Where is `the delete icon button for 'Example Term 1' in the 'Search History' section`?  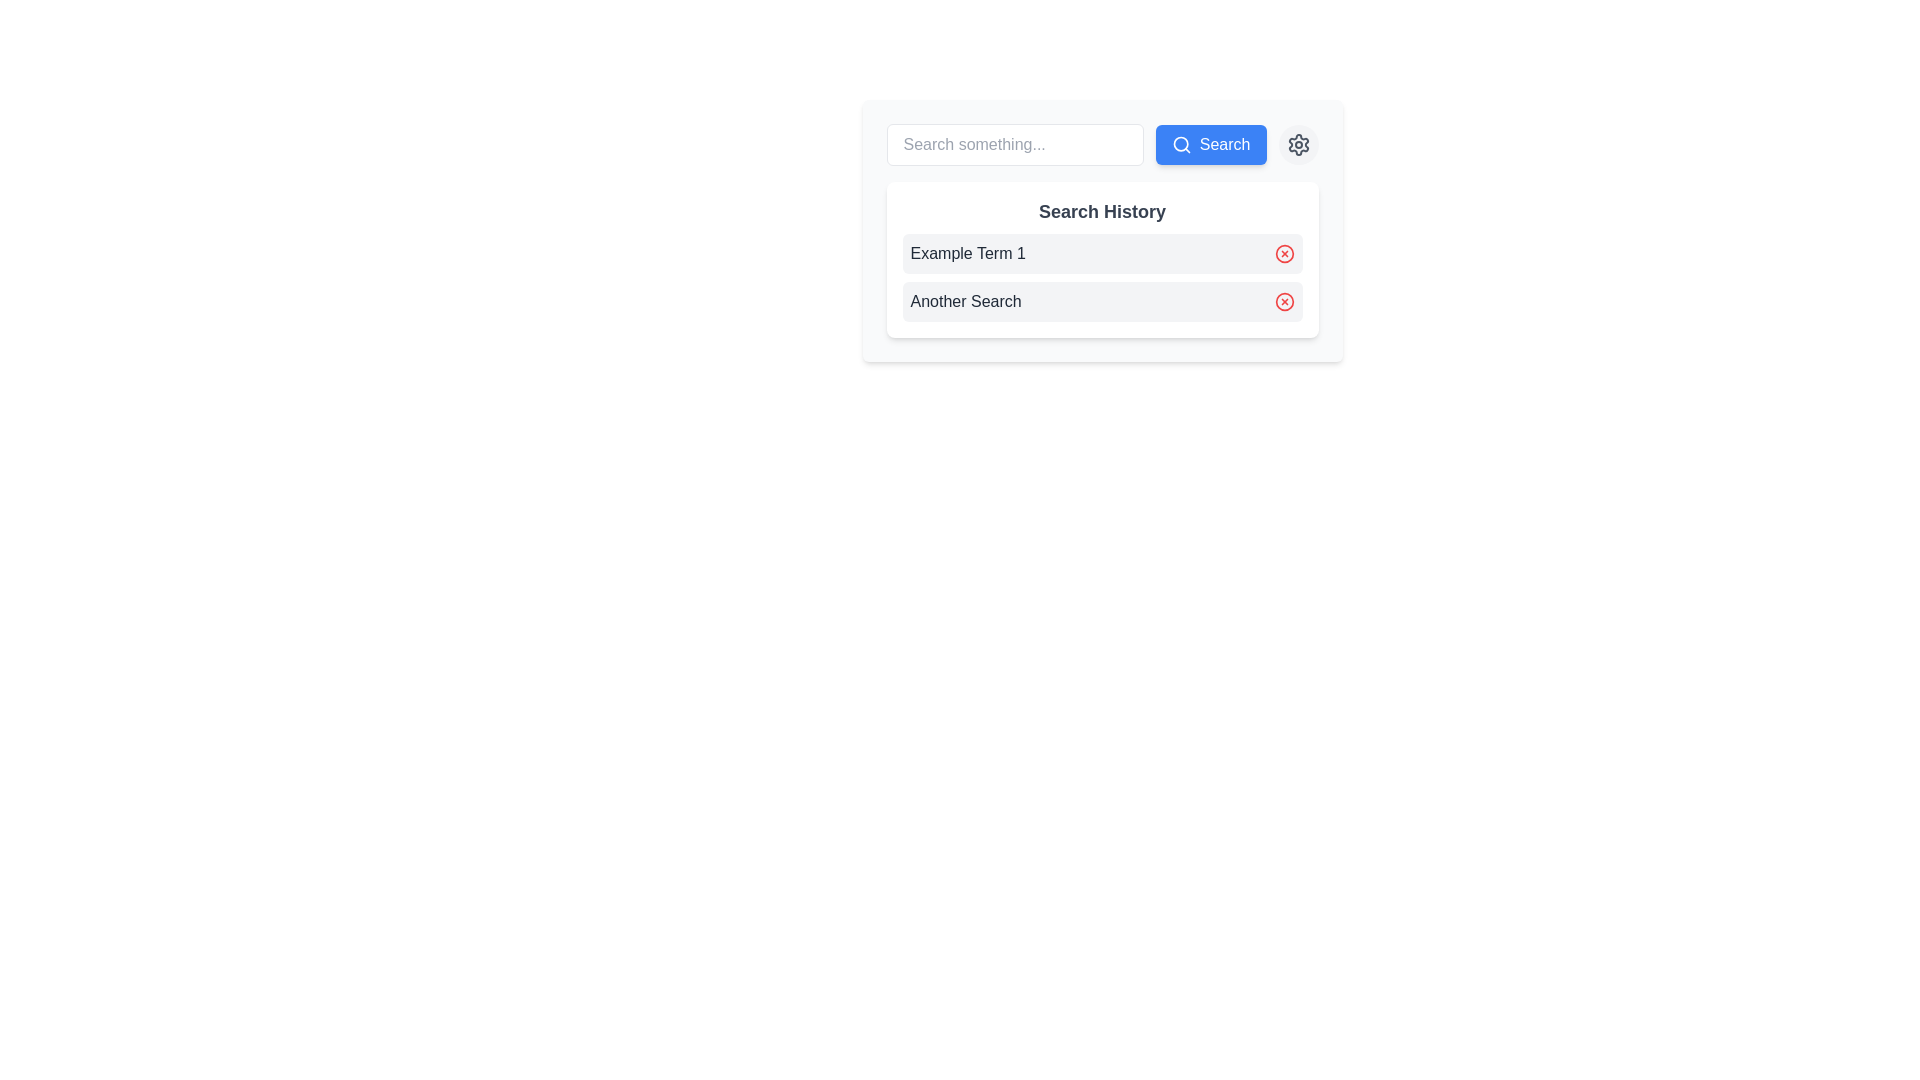 the delete icon button for 'Example Term 1' in the 'Search History' section is located at coordinates (1284, 253).